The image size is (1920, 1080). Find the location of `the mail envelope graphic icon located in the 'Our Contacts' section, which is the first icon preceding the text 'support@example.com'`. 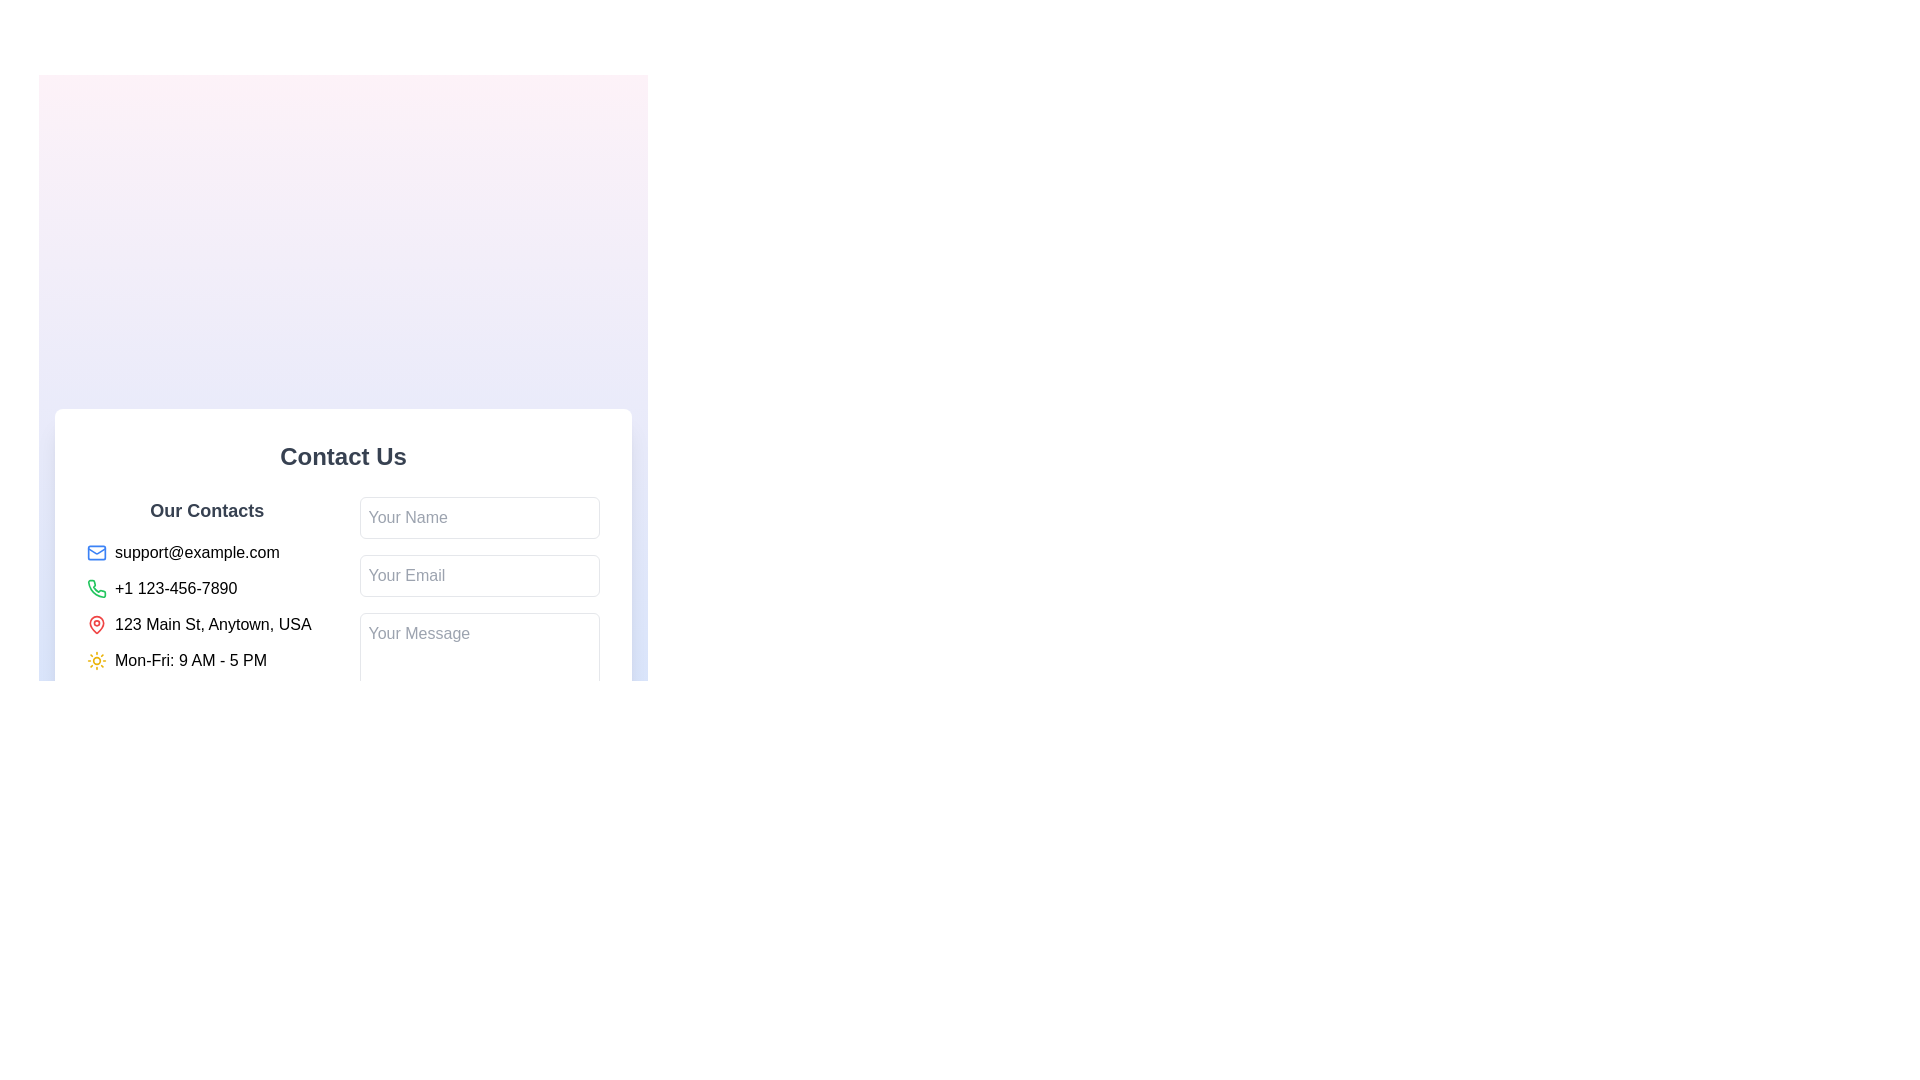

the mail envelope graphic icon located in the 'Our Contacts' section, which is the first icon preceding the text 'support@example.com' is located at coordinates (95, 552).